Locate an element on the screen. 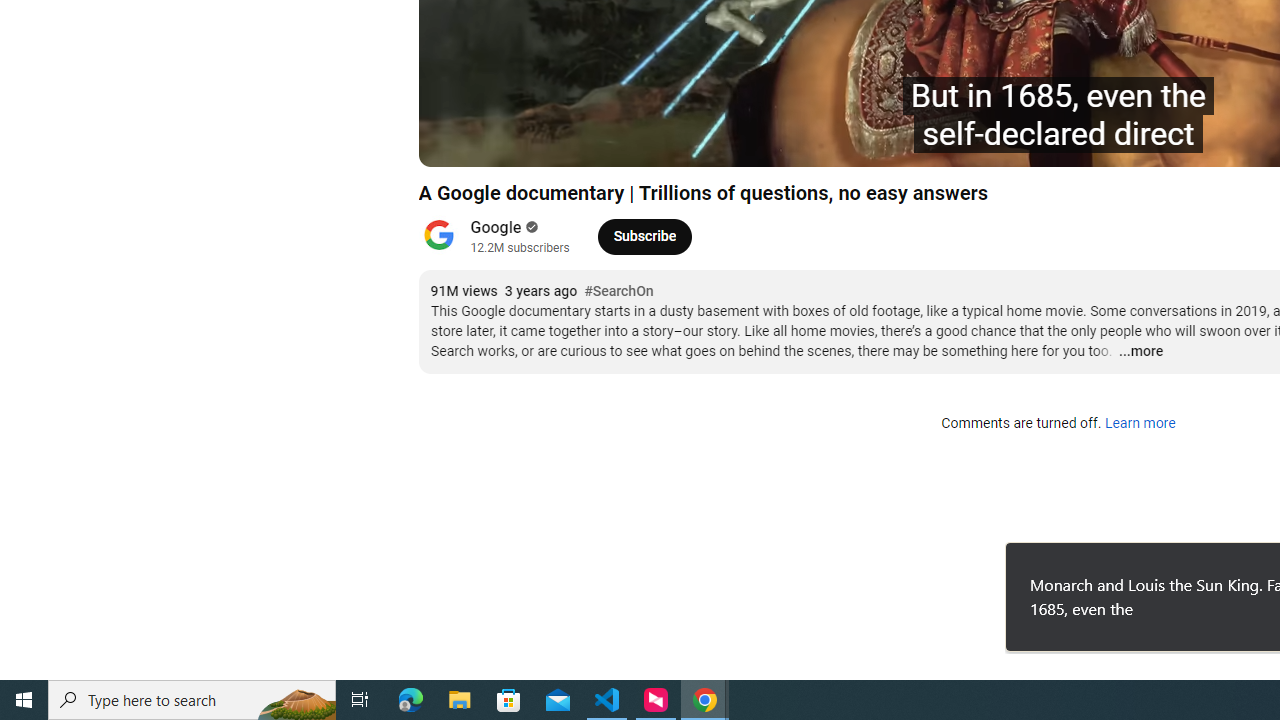 This screenshot has width=1280, height=720. 'Subscribe to Google.' is located at coordinates (644, 235).